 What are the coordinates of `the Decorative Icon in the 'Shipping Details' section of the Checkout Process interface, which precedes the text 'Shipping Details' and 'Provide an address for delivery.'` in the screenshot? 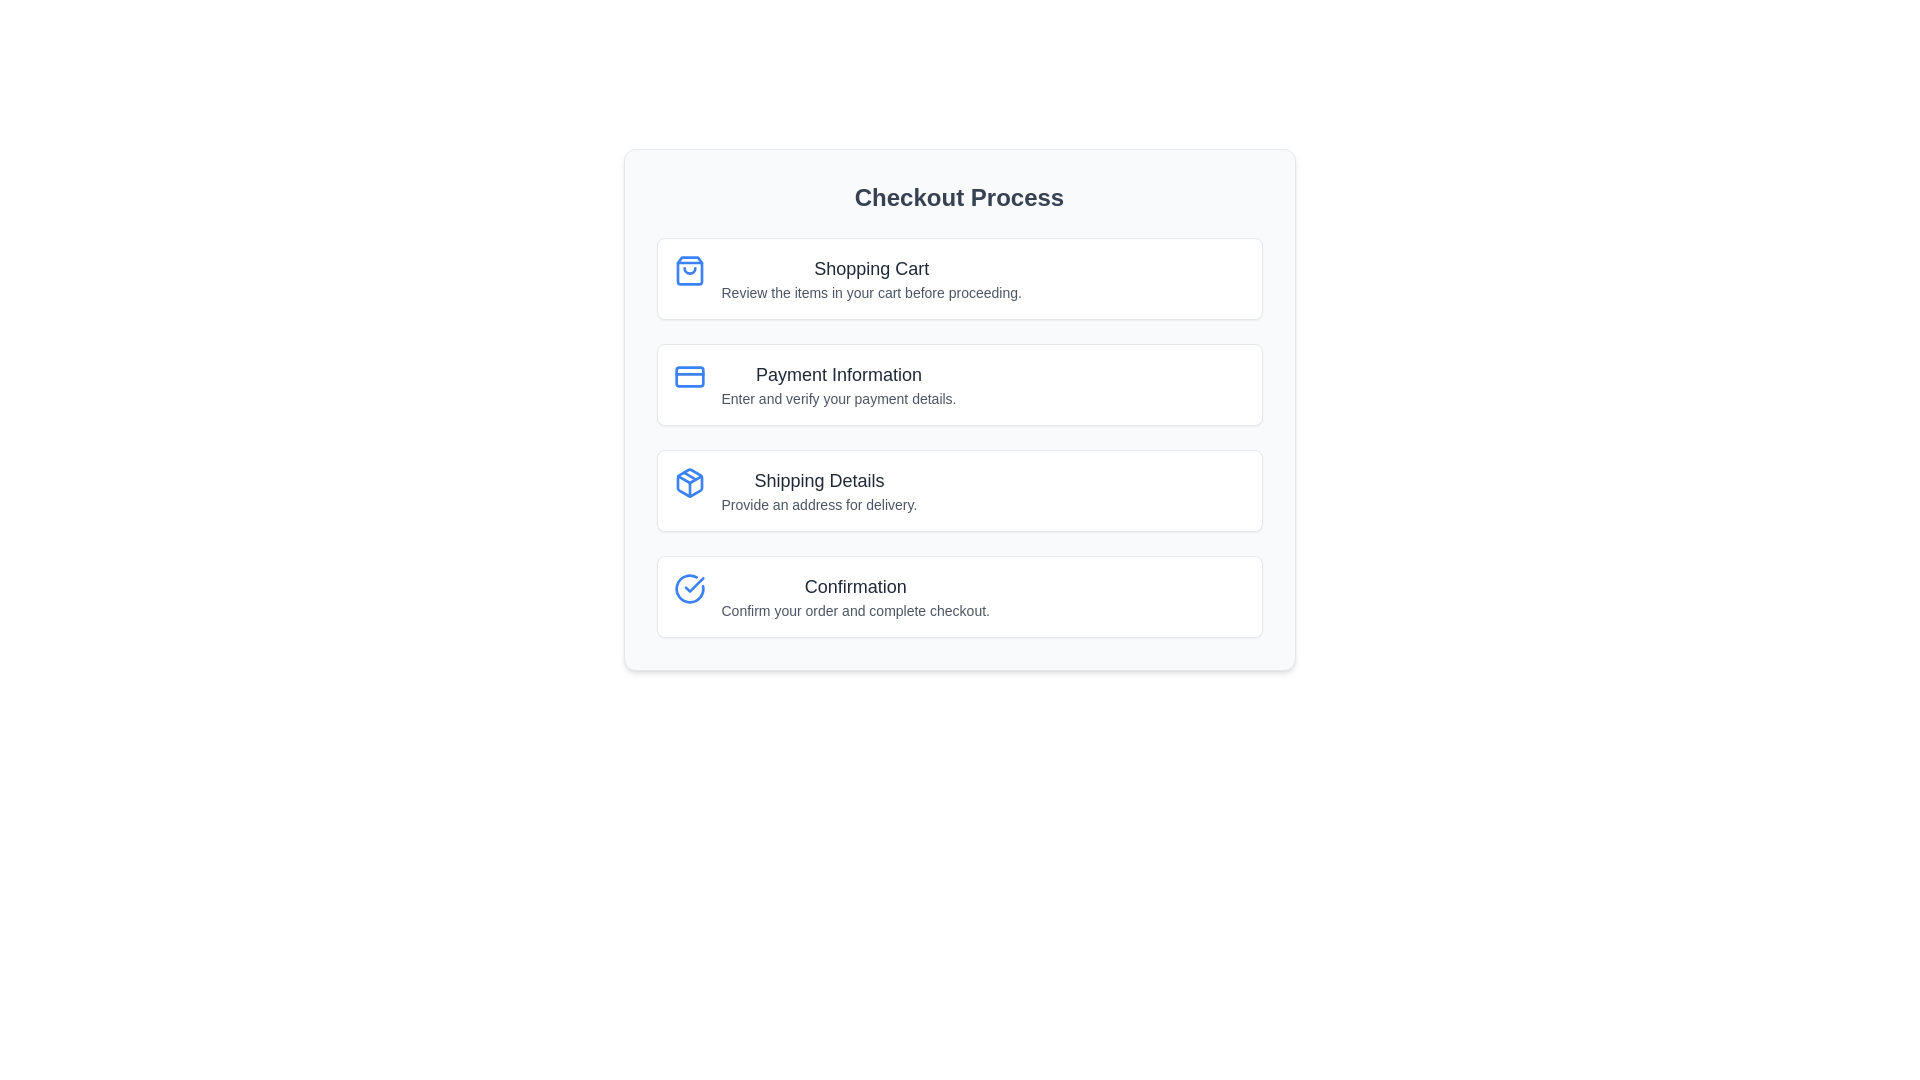 It's located at (689, 482).